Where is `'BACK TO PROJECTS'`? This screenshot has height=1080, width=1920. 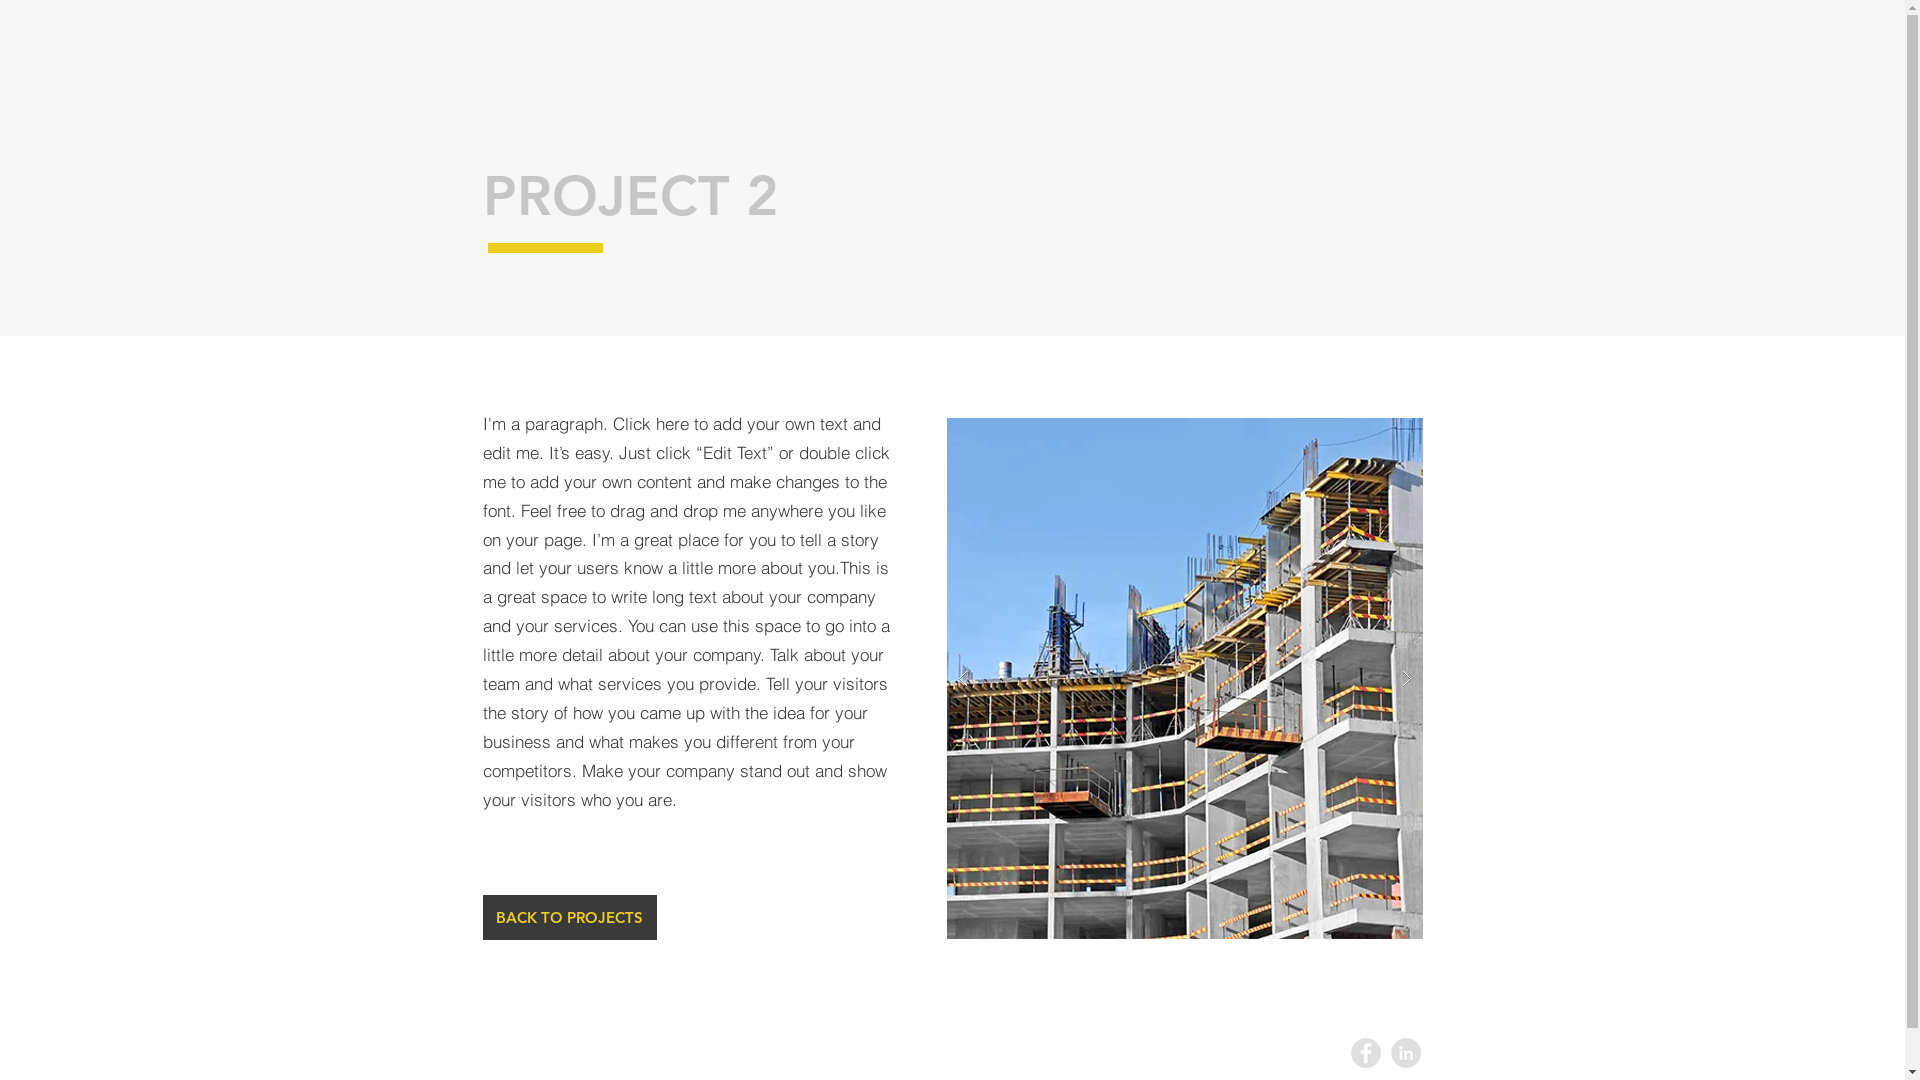 'BACK TO PROJECTS' is located at coordinates (568, 917).